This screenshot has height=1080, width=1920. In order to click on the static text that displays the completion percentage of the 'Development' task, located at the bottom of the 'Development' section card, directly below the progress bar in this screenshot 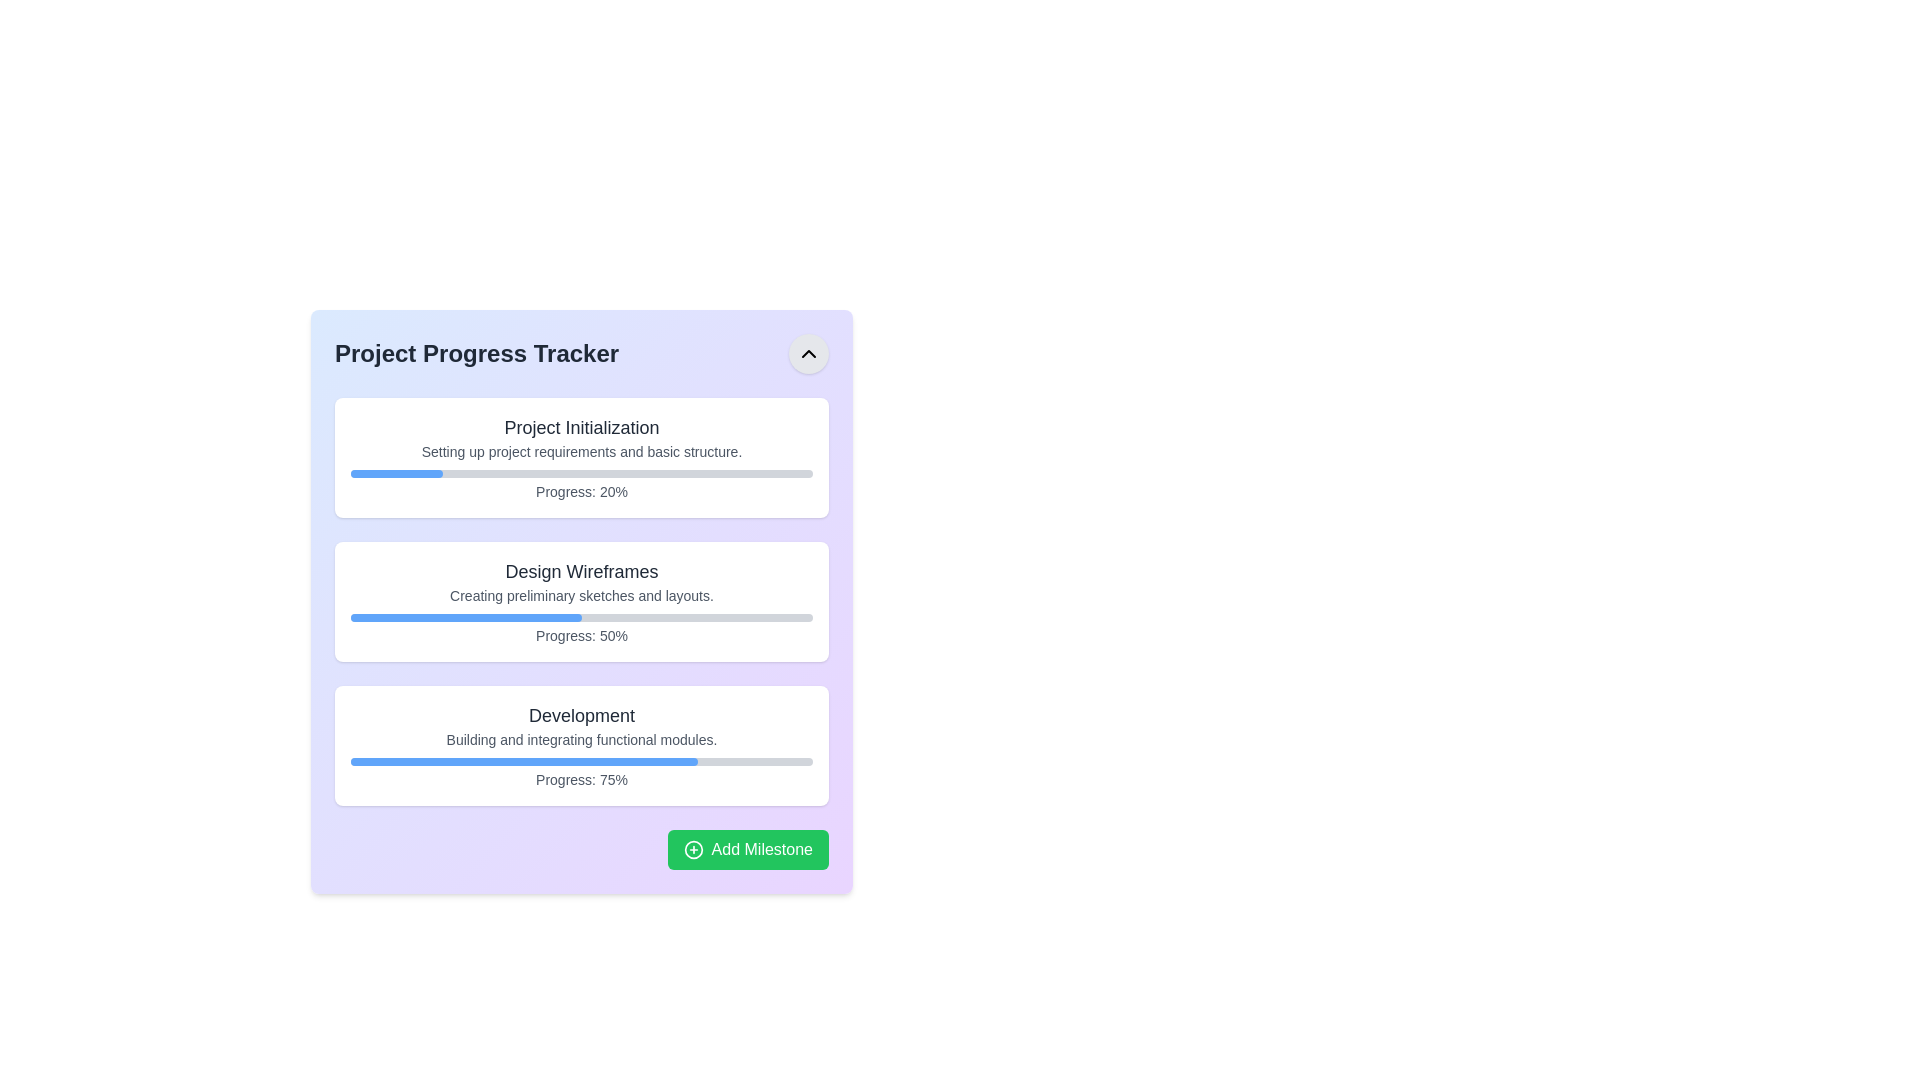, I will do `click(580, 778)`.